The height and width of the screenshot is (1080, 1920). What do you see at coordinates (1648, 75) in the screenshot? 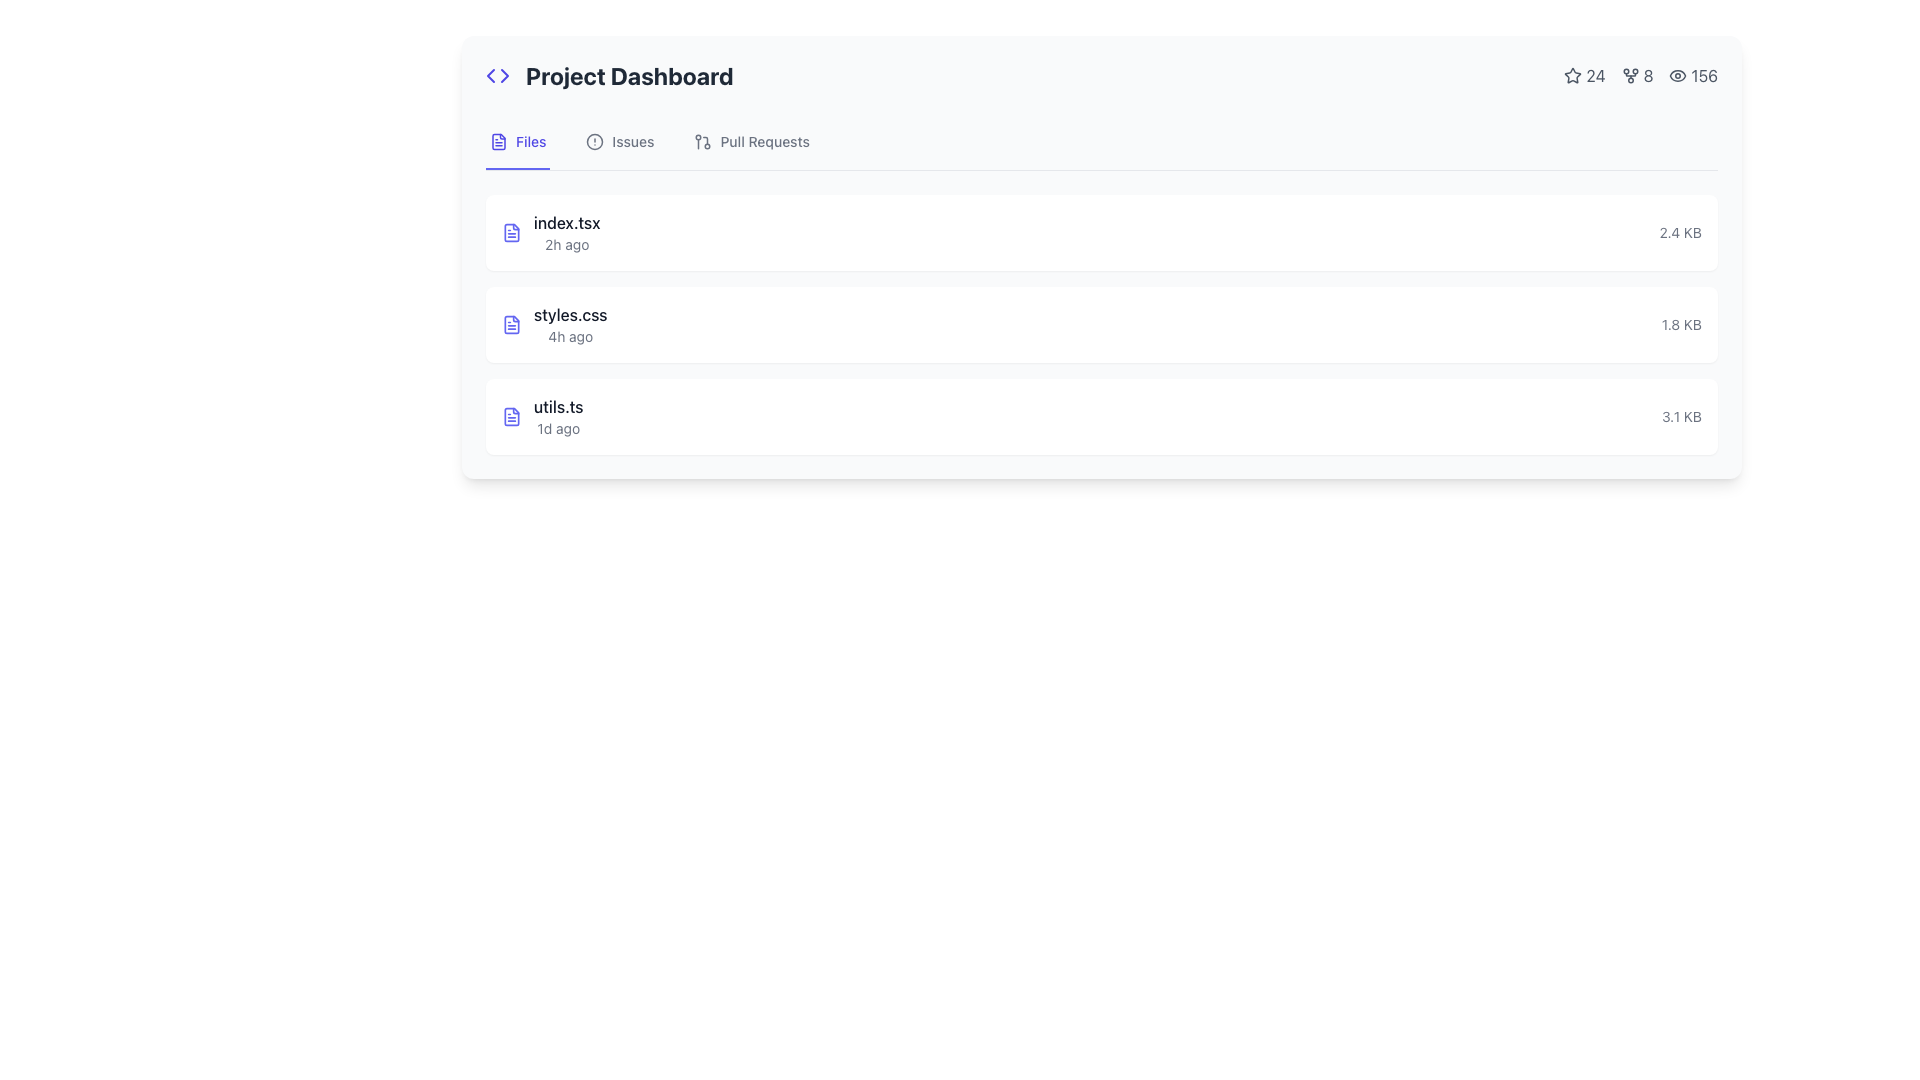
I see `value displayed in the text label indicating the count associated with the nearby branch or fork icon, located at the upper-right corner of the header` at bounding box center [1648, 75].